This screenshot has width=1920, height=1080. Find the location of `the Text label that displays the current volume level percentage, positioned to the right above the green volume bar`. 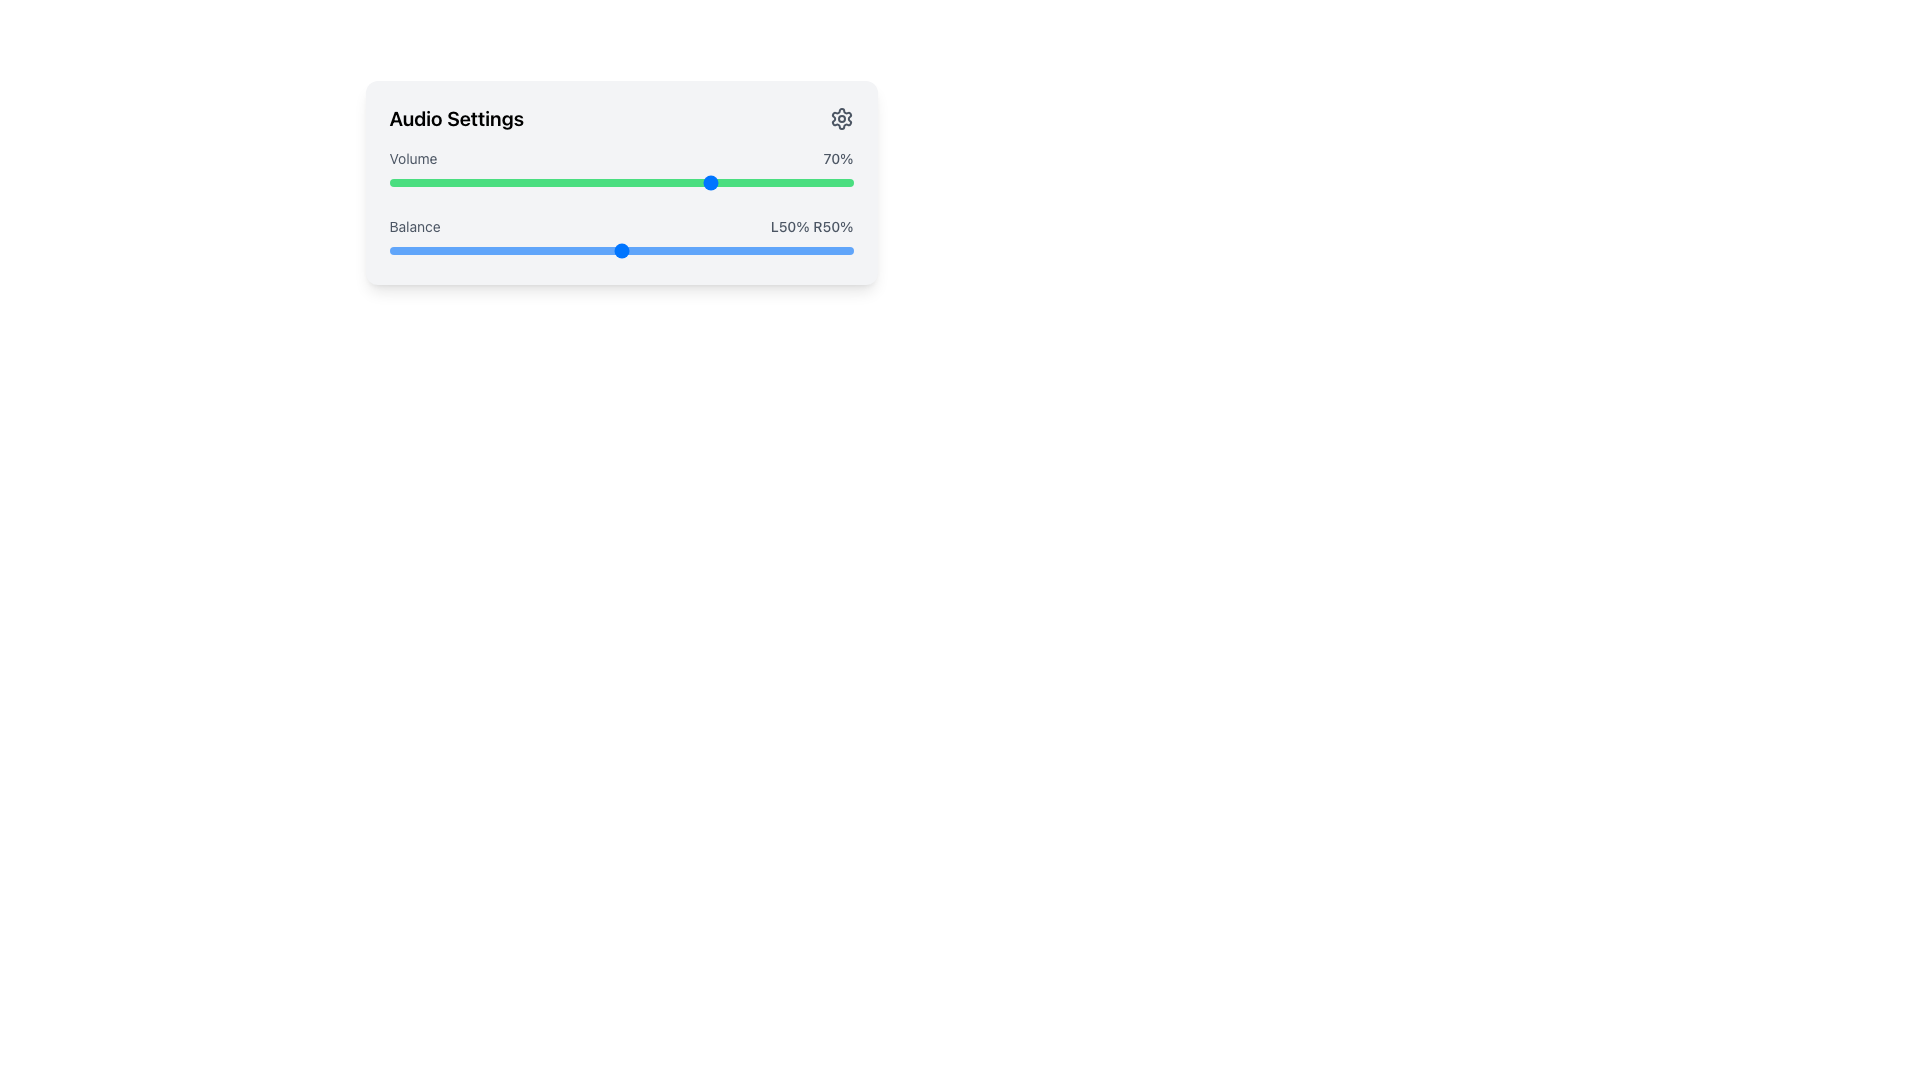

the Text label that displays the current volume level percentage, positioned to the right above the green volume bar is located at coordinates (838, 157).